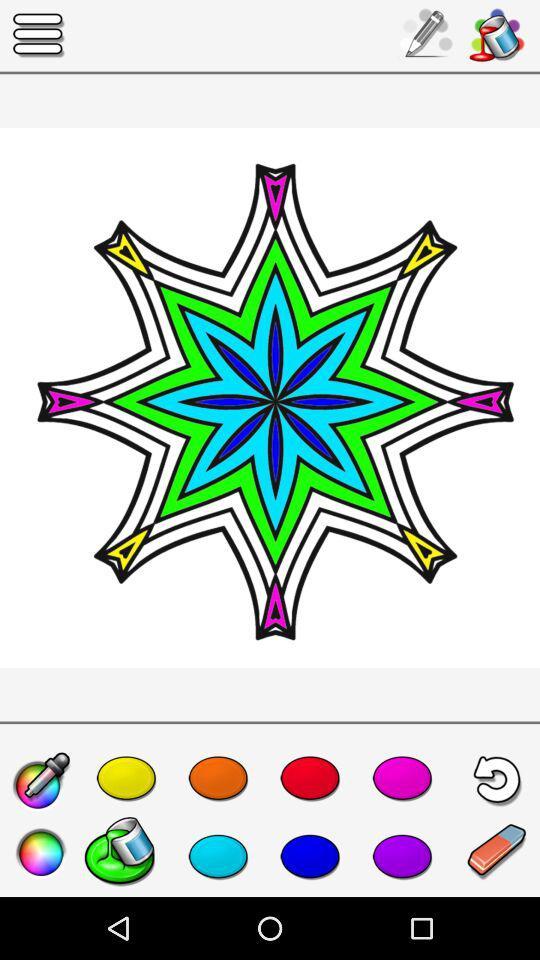 The image size is (540, 960). I want to click on the undo icon, so click(496, 779).